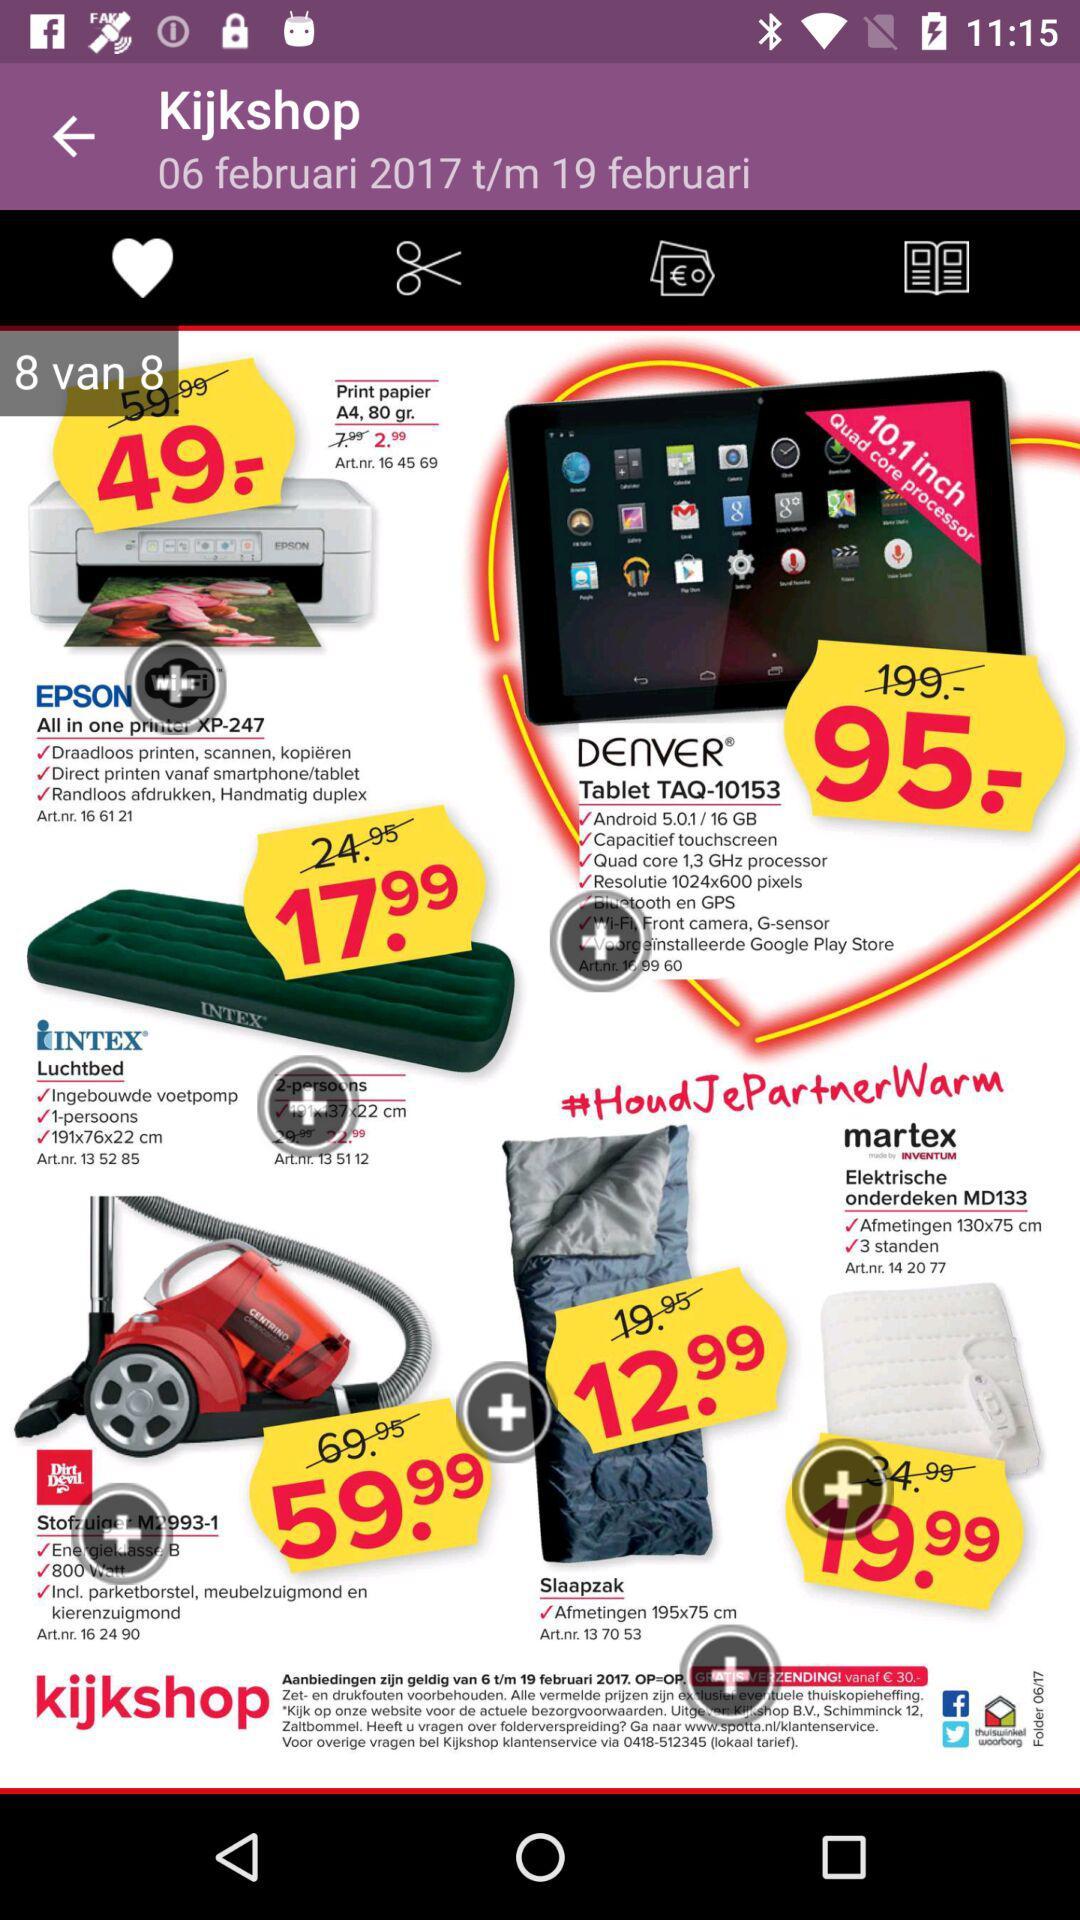  Describe the element at coordinates (427, 266) in the screenshot. I see `the flash icon` at that location.